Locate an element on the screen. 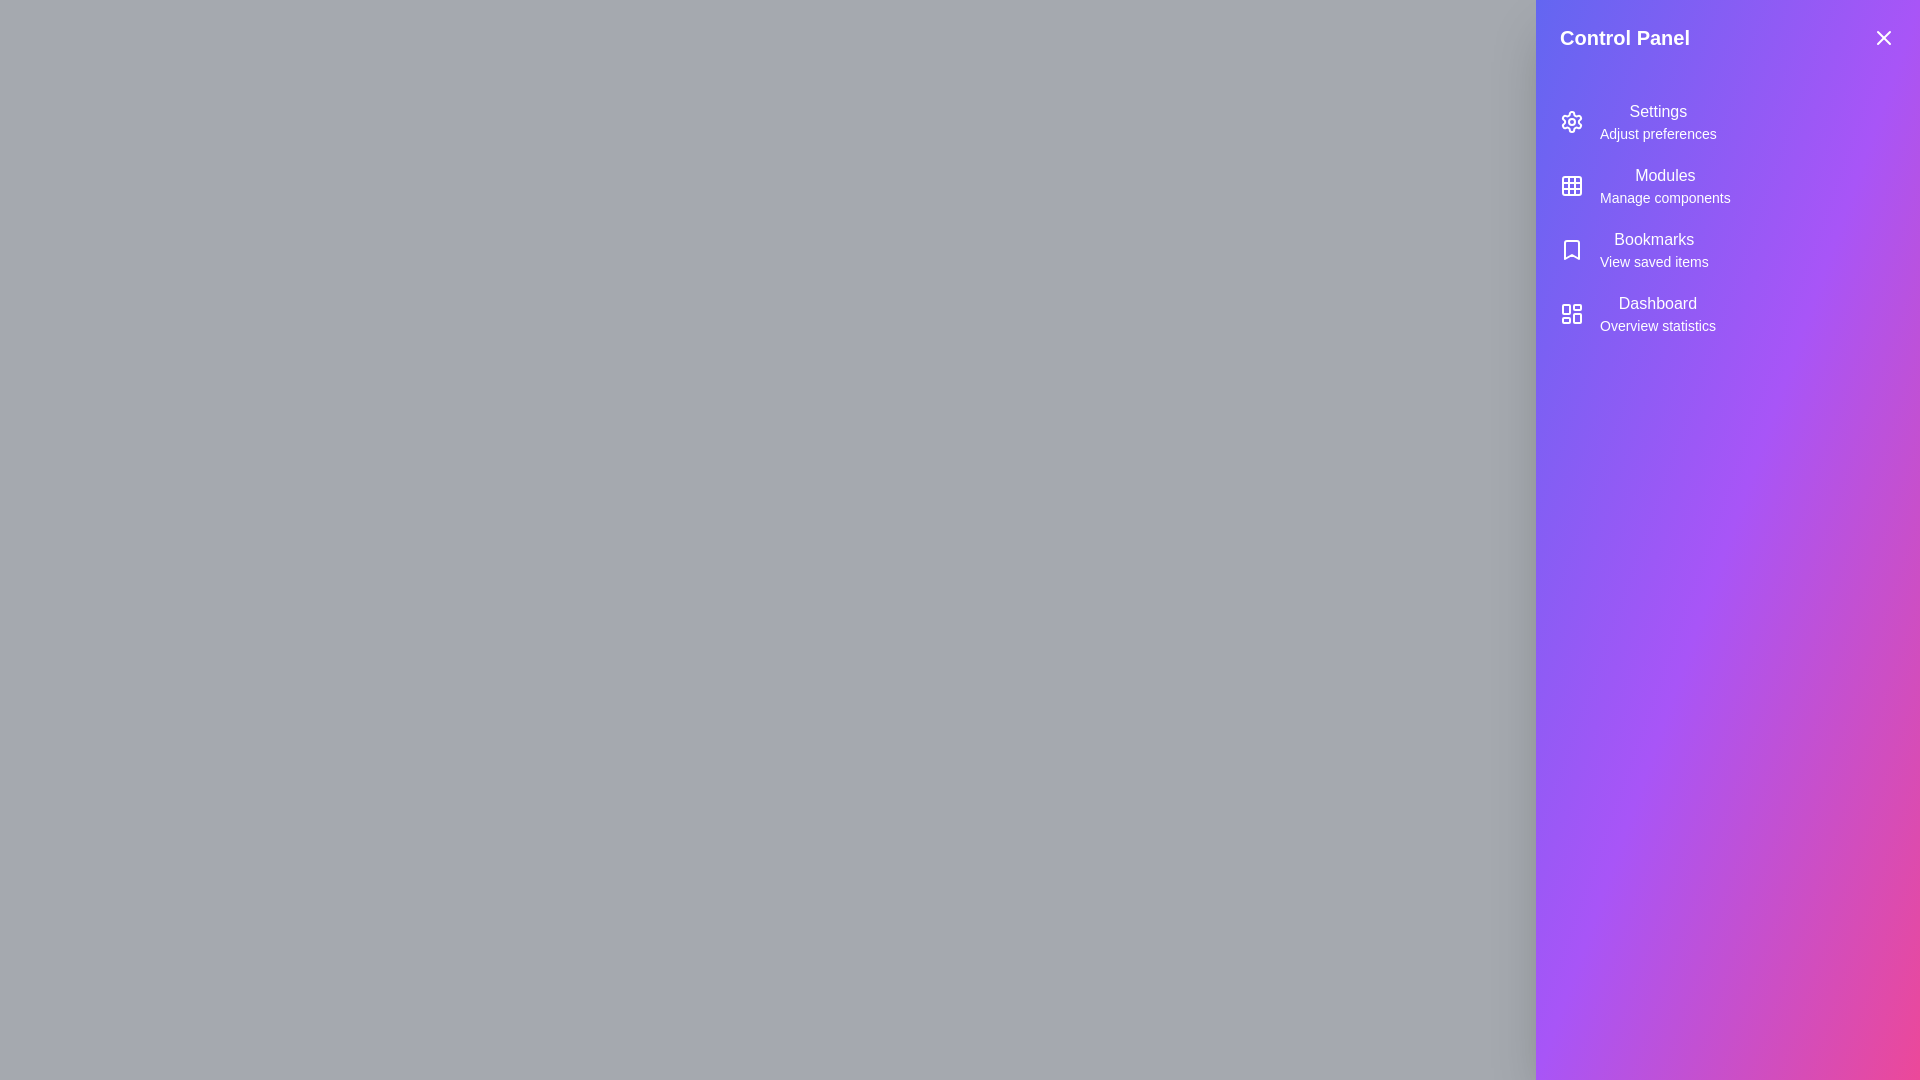 The image size is (1920, 1080). the 'Modules' text label, which is a prominent medium-sized bold white font label located in the right side panel of the 'Control Panel', positioned between 'Settings' and 'Bookmarks' is located at coordinates (1665, 175).